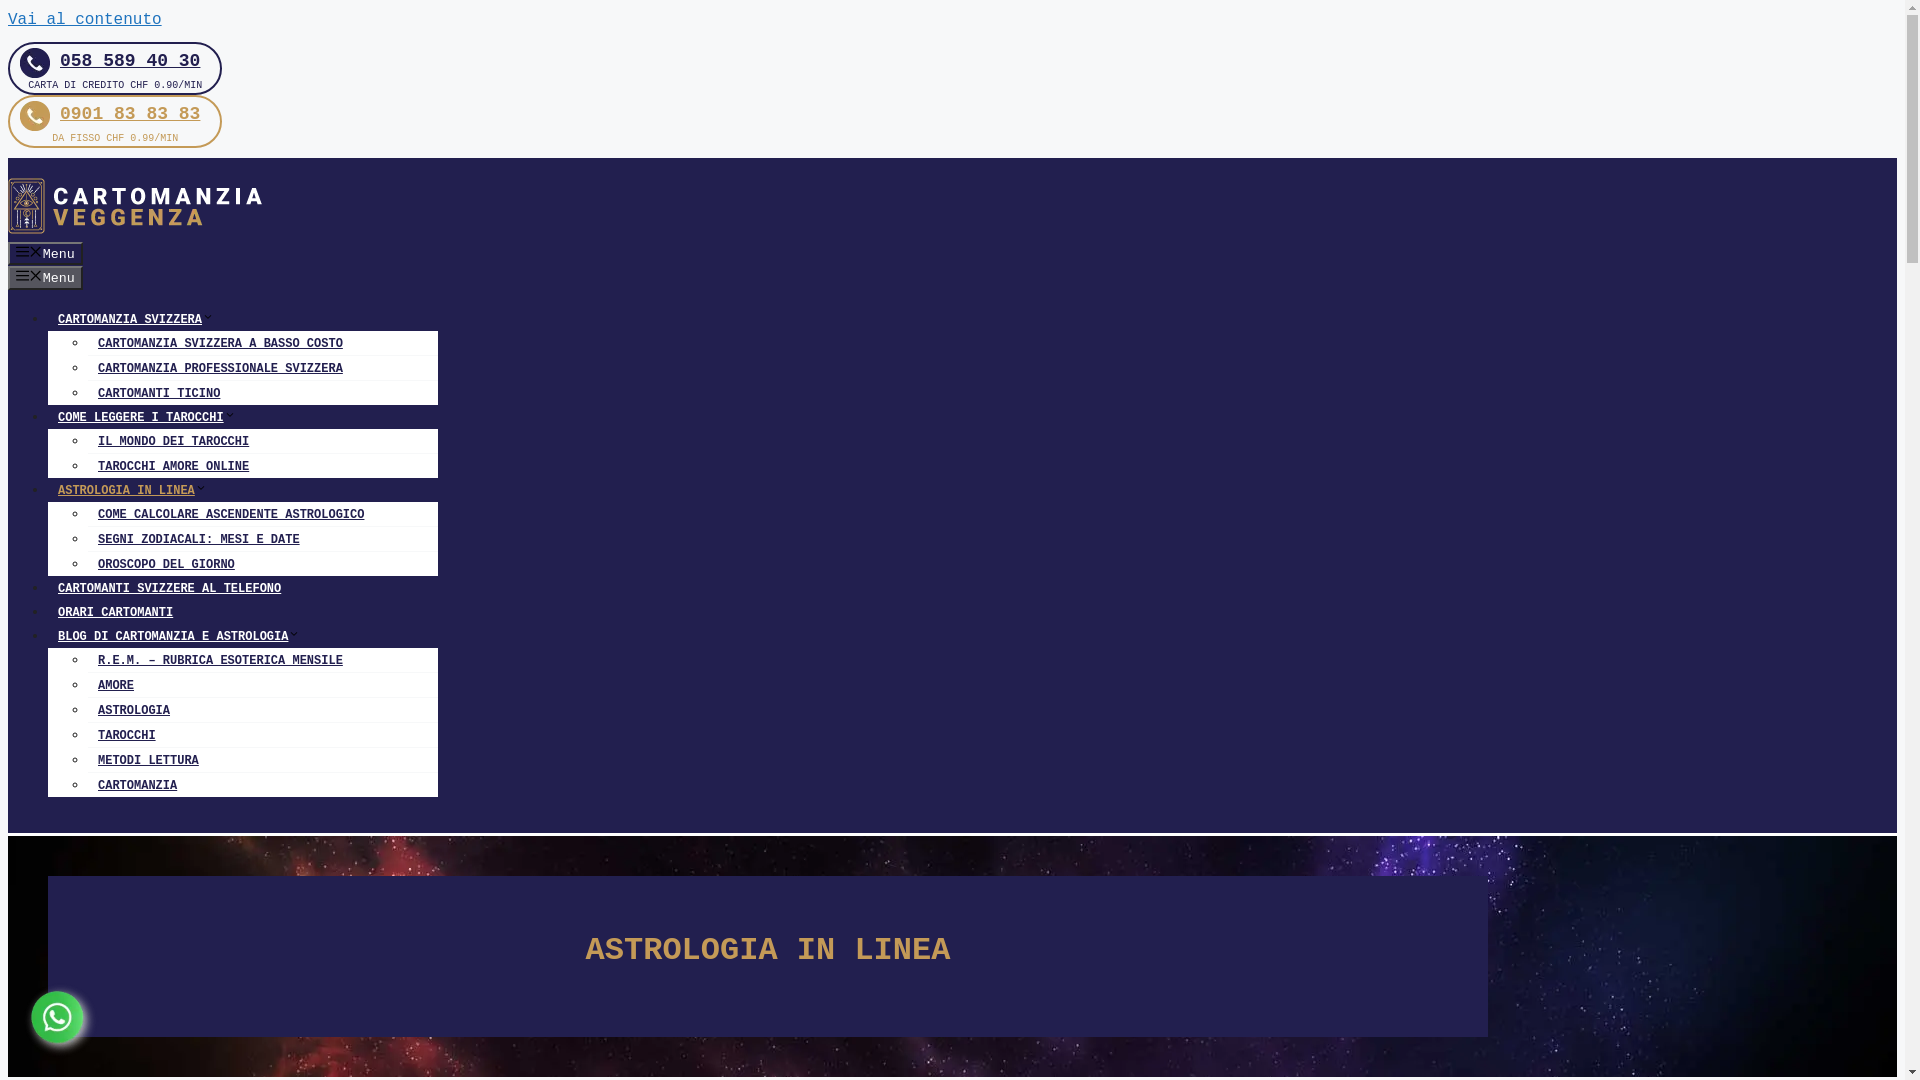 The image size is (1920, 1080). What do you see at coordinates (152, 393) in the screenshot?
I see `'CARTOMANTI TICINO'` at bounding box center [152, 393].